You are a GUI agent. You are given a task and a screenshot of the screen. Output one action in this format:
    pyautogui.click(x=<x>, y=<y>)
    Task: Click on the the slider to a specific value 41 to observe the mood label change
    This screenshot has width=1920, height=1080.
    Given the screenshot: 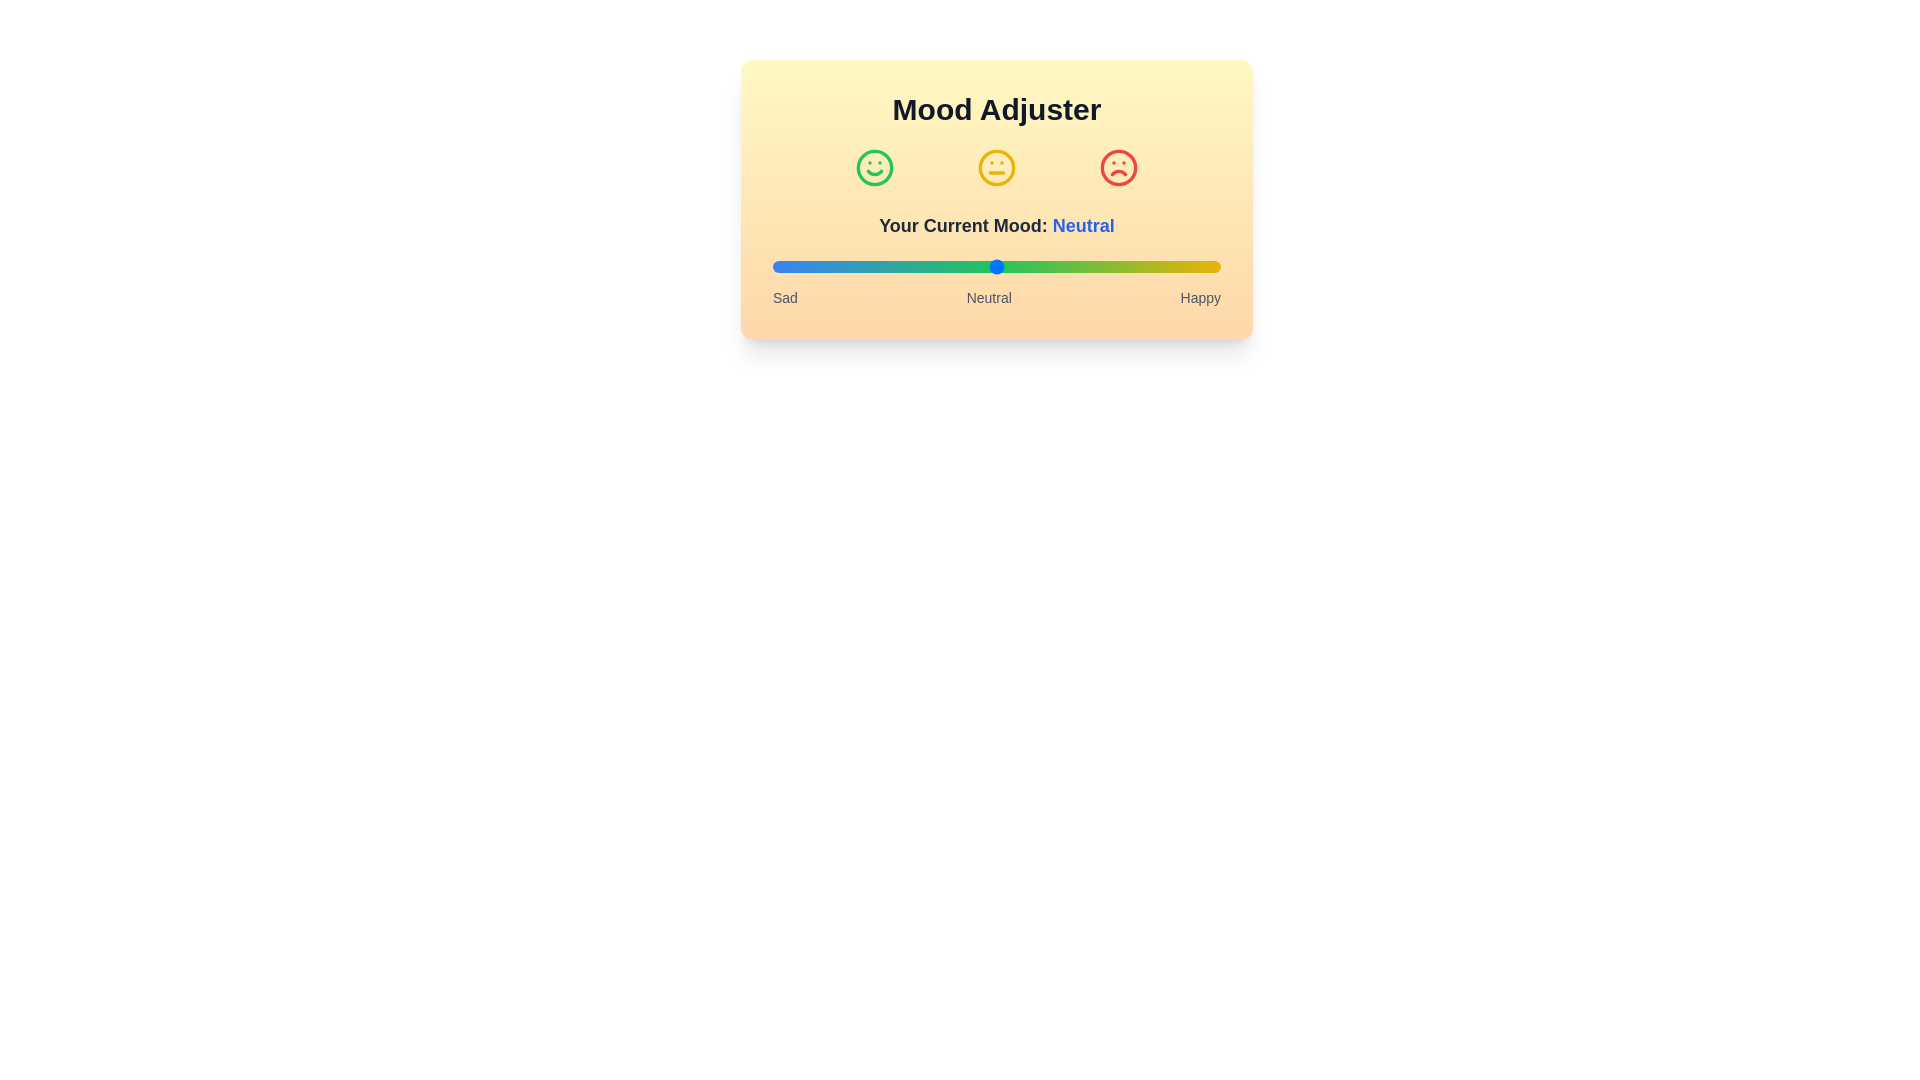 What is the action you would take?
    pyautogui.click(x=955, y=265)
    